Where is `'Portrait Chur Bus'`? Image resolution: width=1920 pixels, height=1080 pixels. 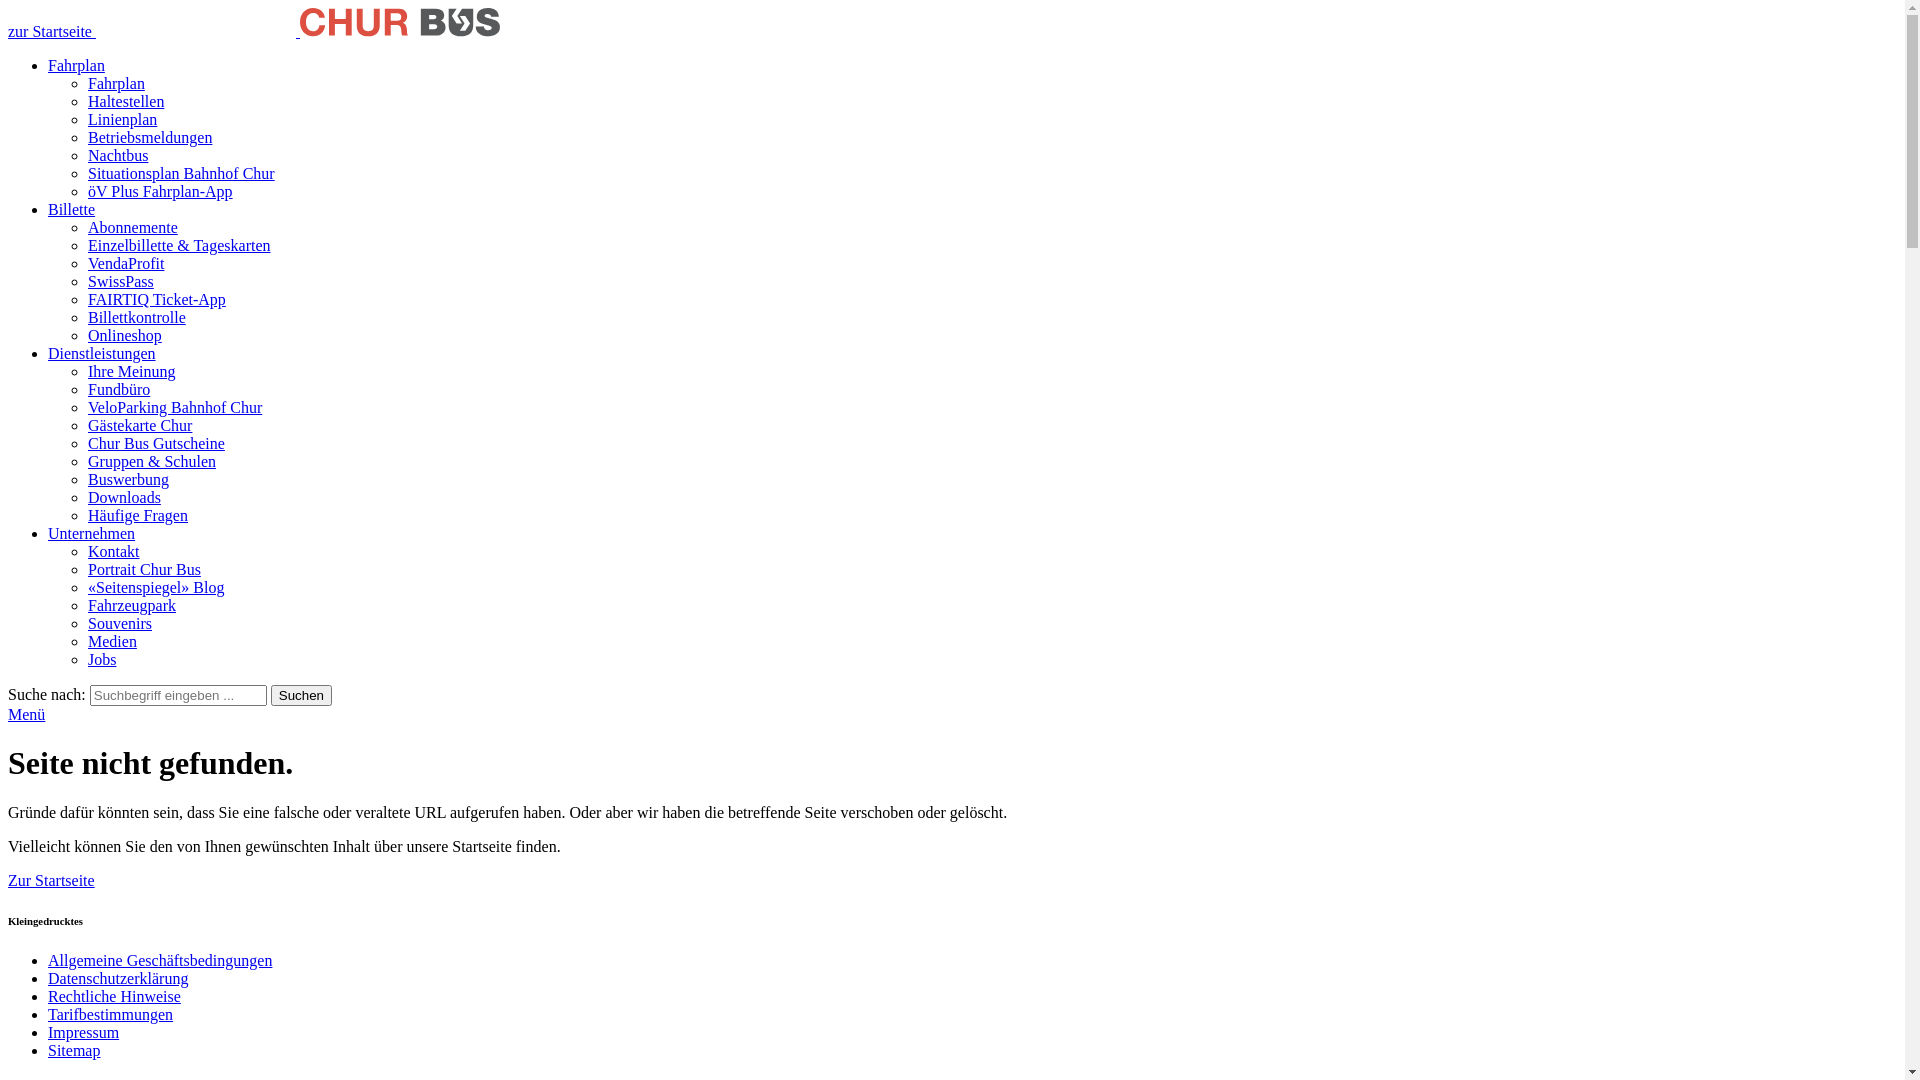
'Portrait Chur Bus' is located at coordinates (143, 569).